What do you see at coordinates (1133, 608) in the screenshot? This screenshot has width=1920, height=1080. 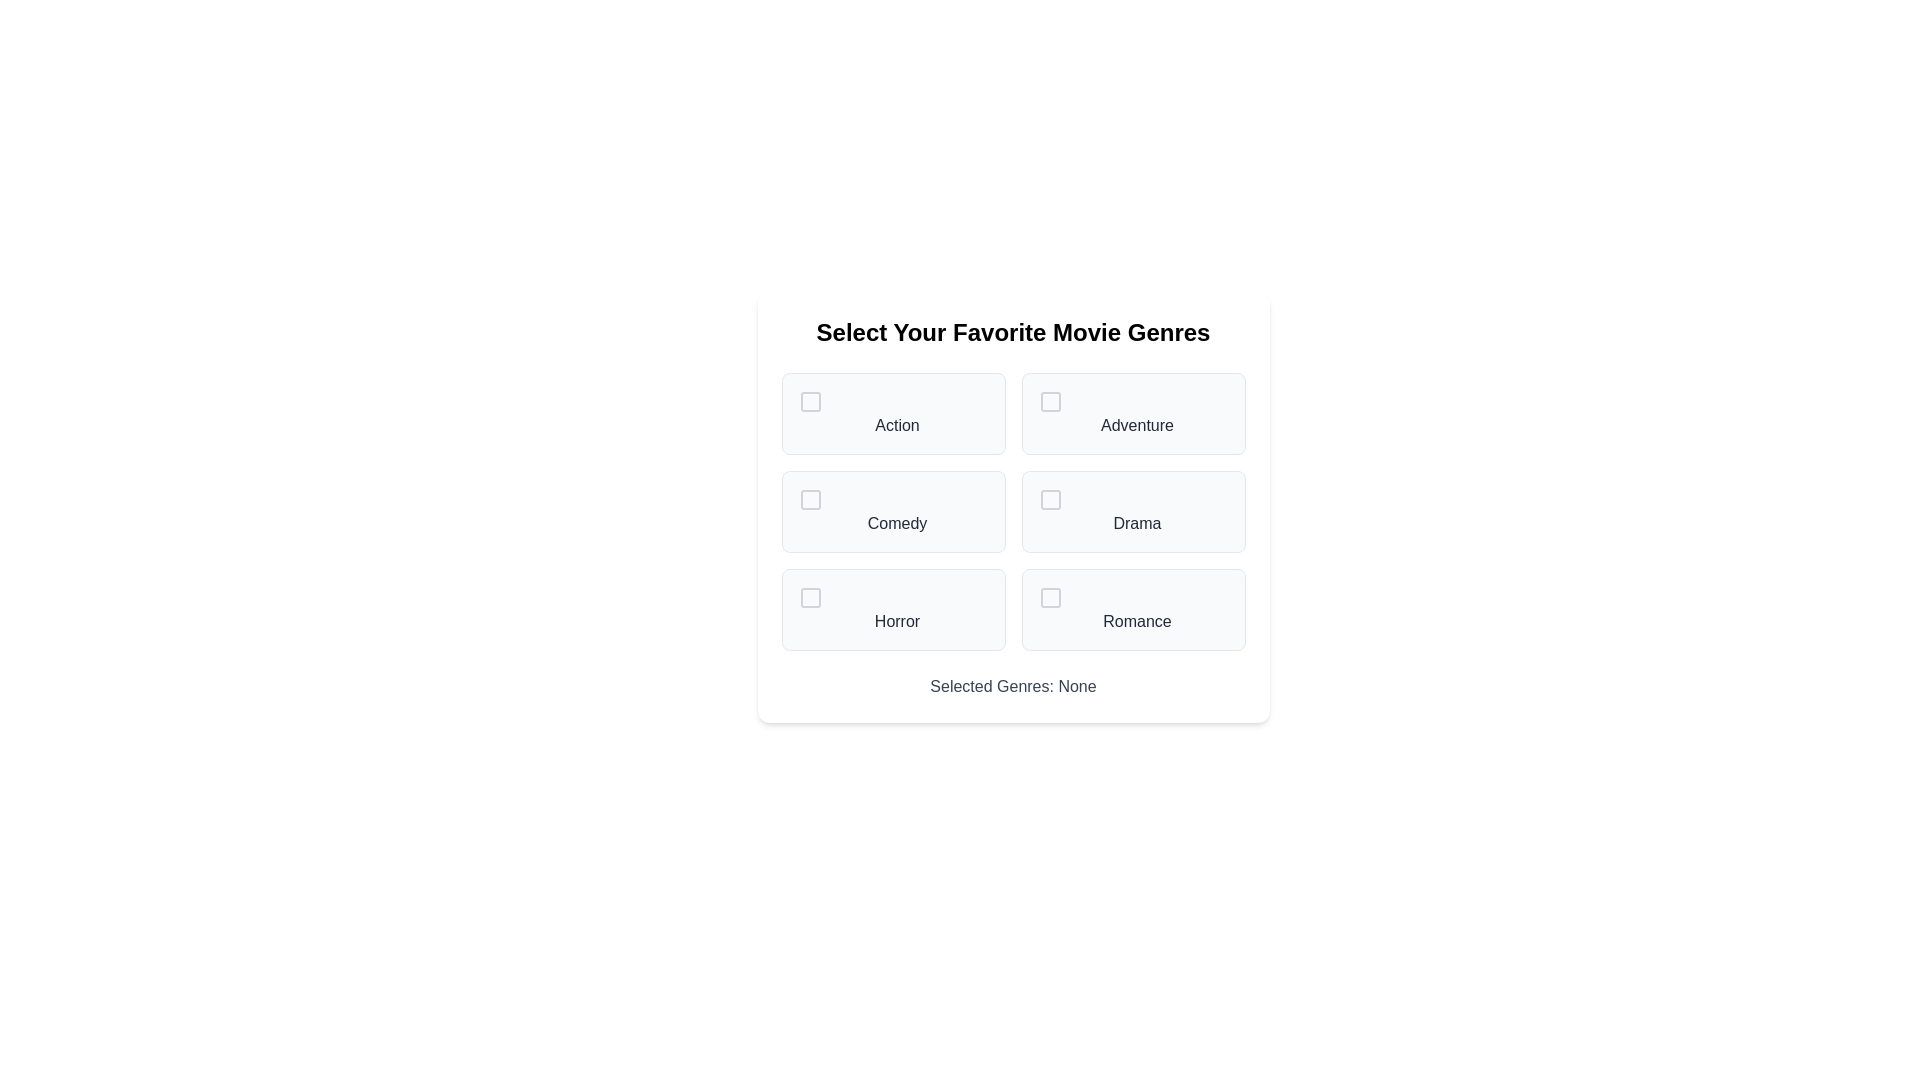 I see `the genre Romance to observe its hover effect` at bounding box center [1133, 608].